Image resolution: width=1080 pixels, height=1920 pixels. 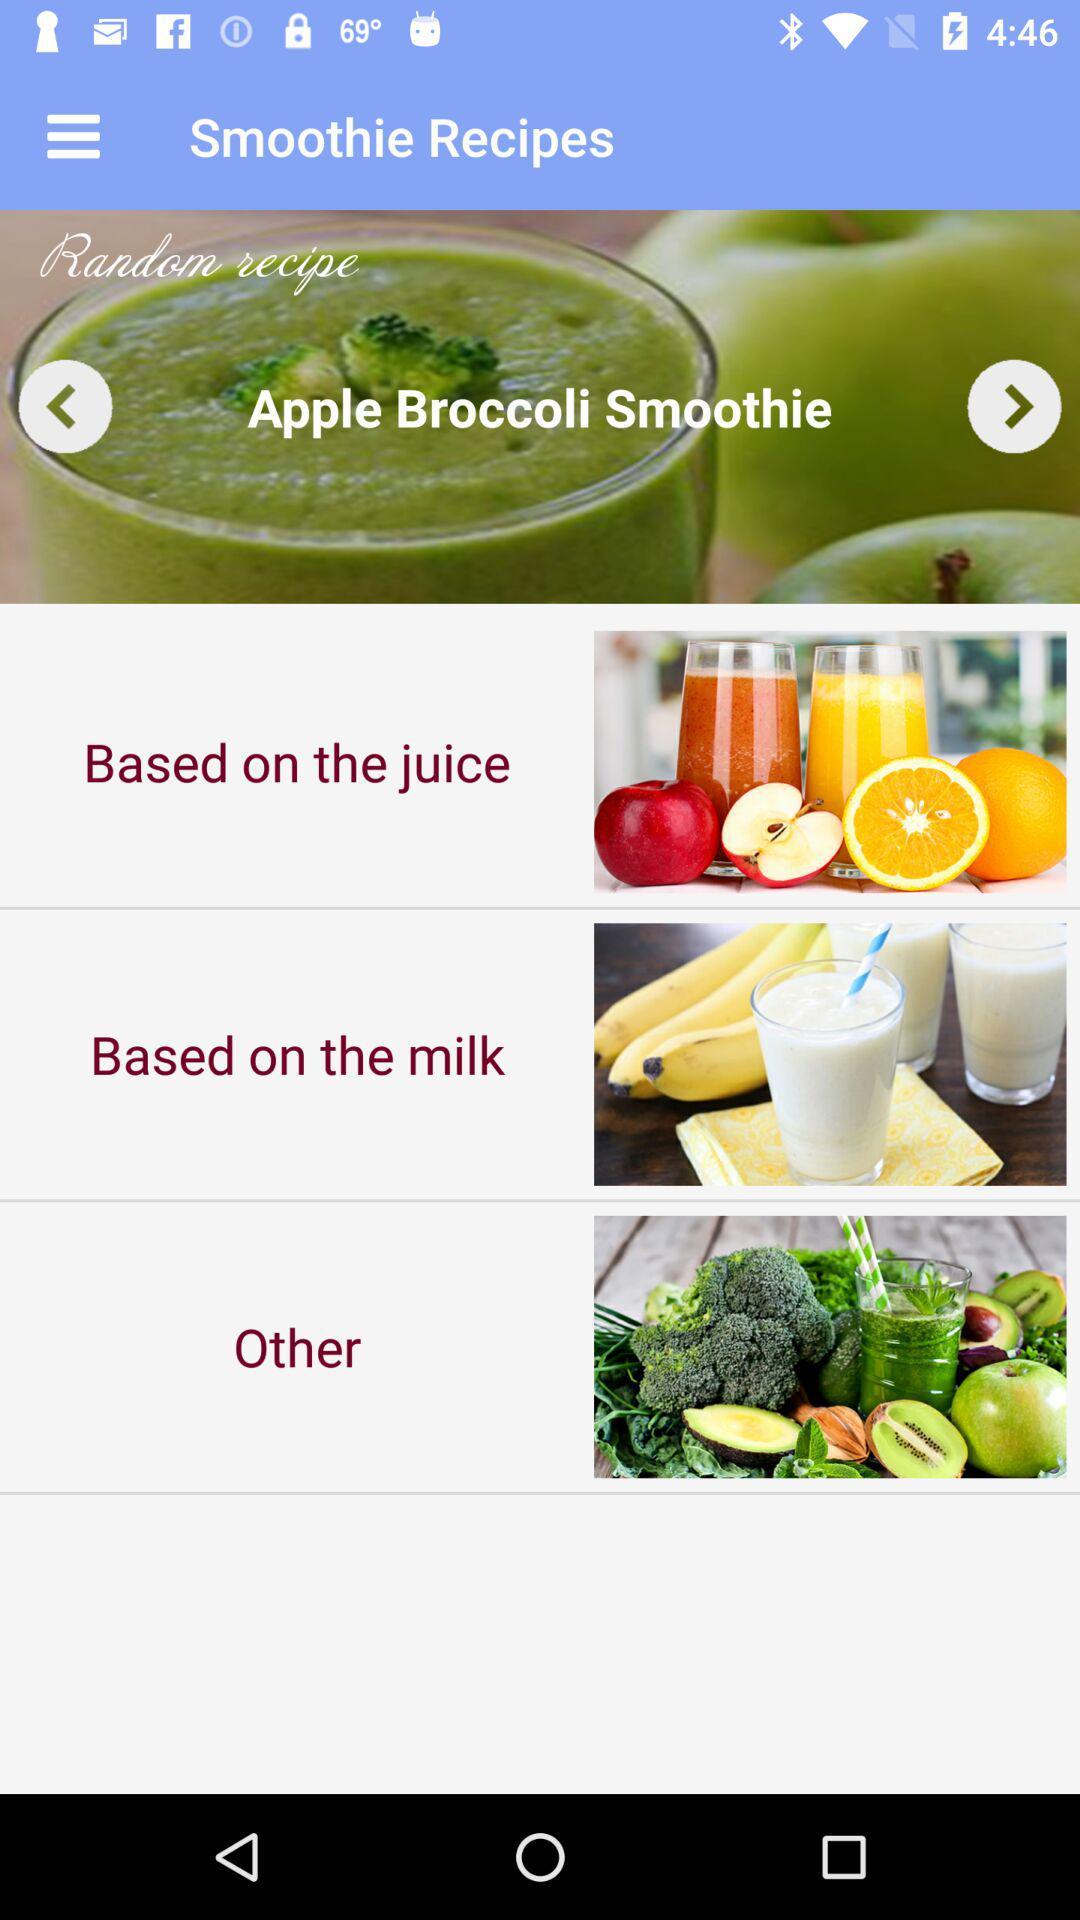 I want to click on choose a recipe, so click(x=540, y=405).